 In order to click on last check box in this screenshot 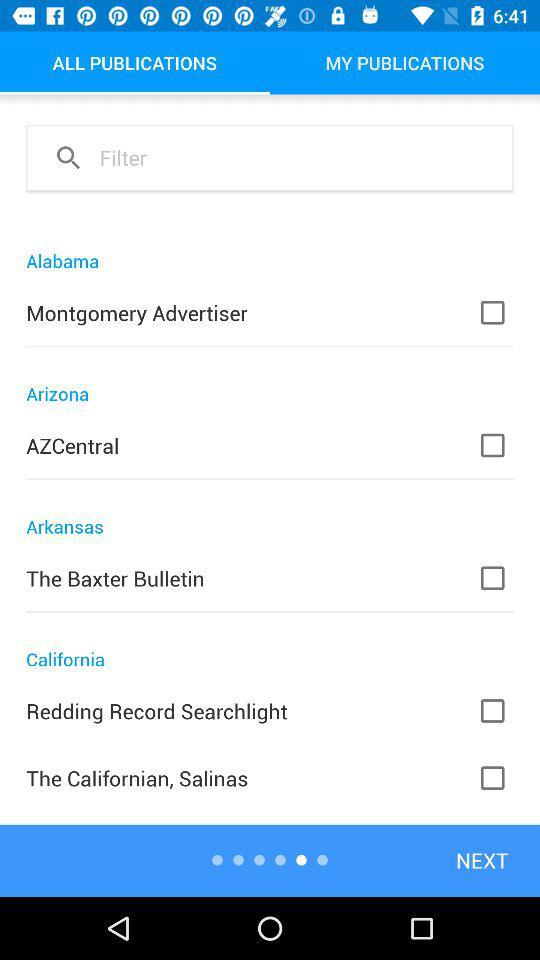, I will do `click(504, 776)`.